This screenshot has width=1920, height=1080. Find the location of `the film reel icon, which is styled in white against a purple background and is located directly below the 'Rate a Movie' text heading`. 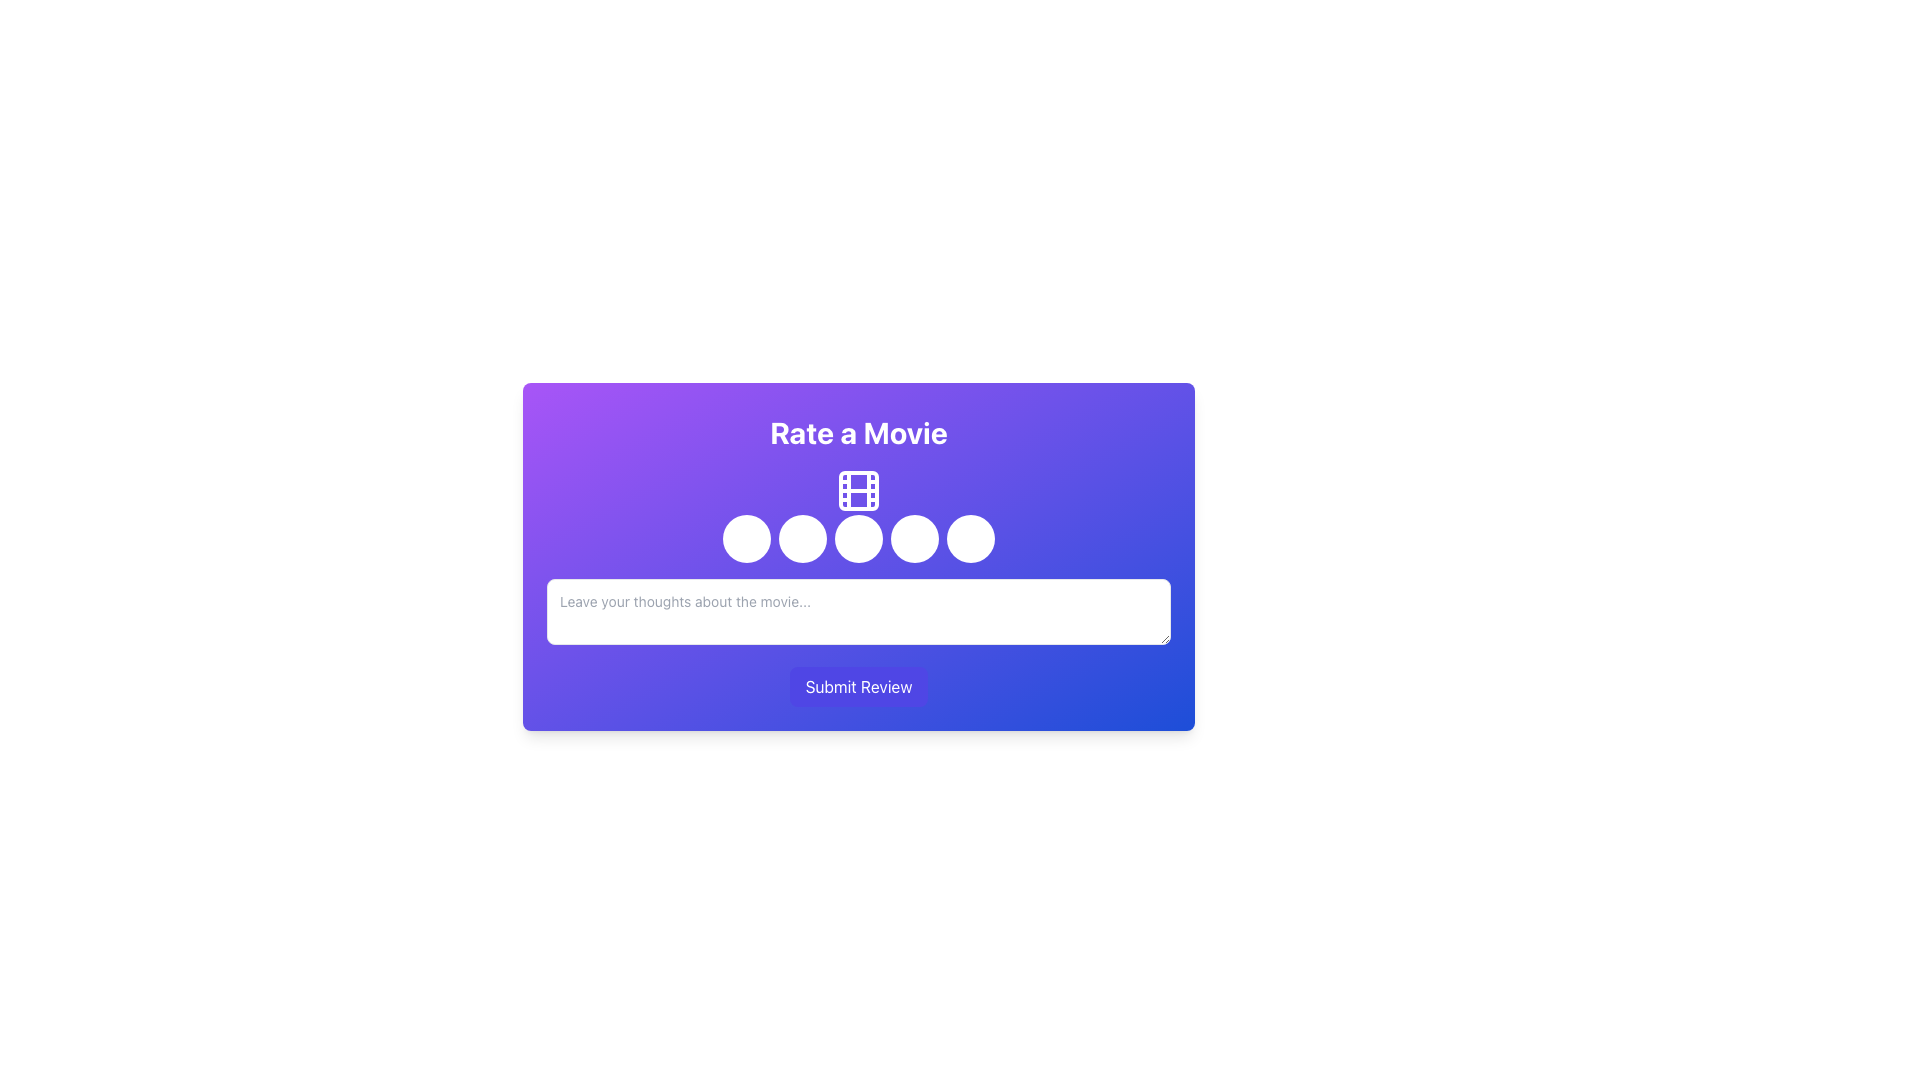

the film reel icon, which is styled in white against a purple background and is located directly below the 'Rate a Movie' text heading is located at coordinates (859, 490).